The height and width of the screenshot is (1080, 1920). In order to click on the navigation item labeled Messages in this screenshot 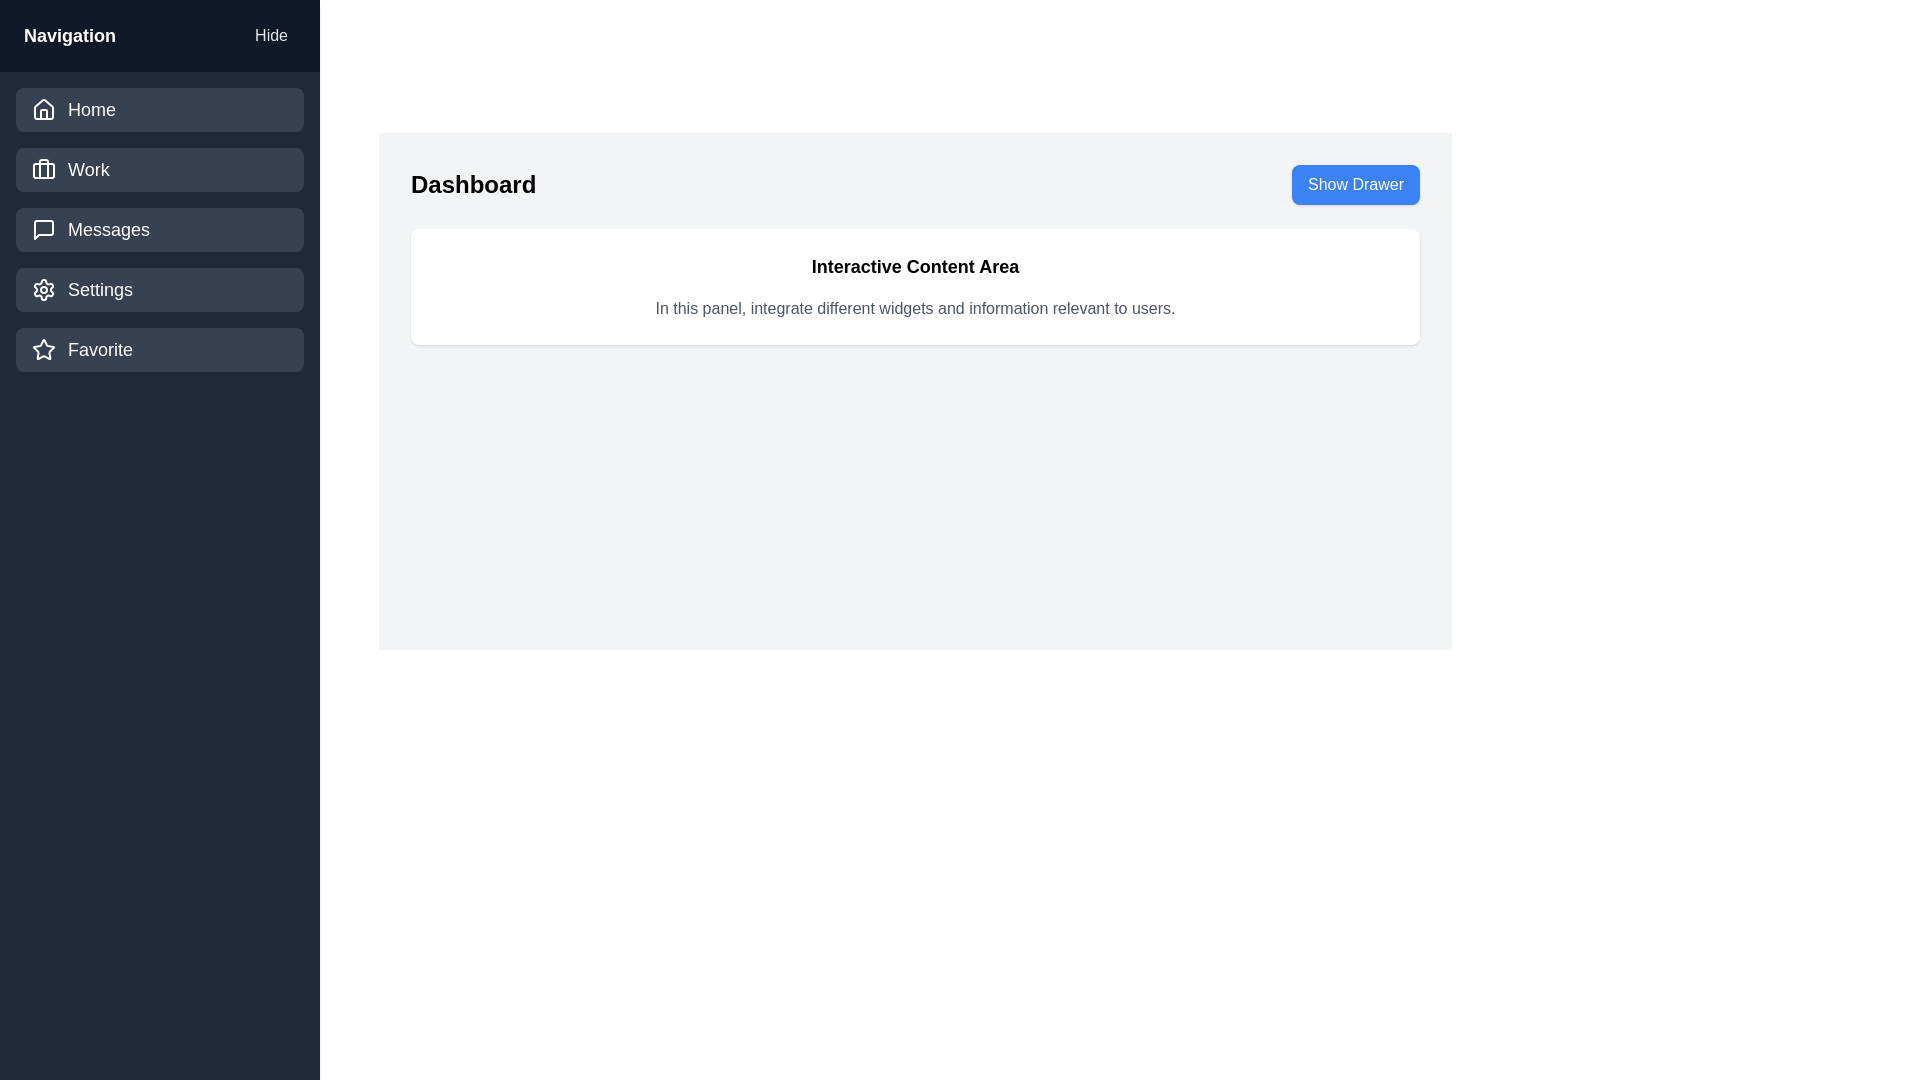, I will do `click(158, 229)`.